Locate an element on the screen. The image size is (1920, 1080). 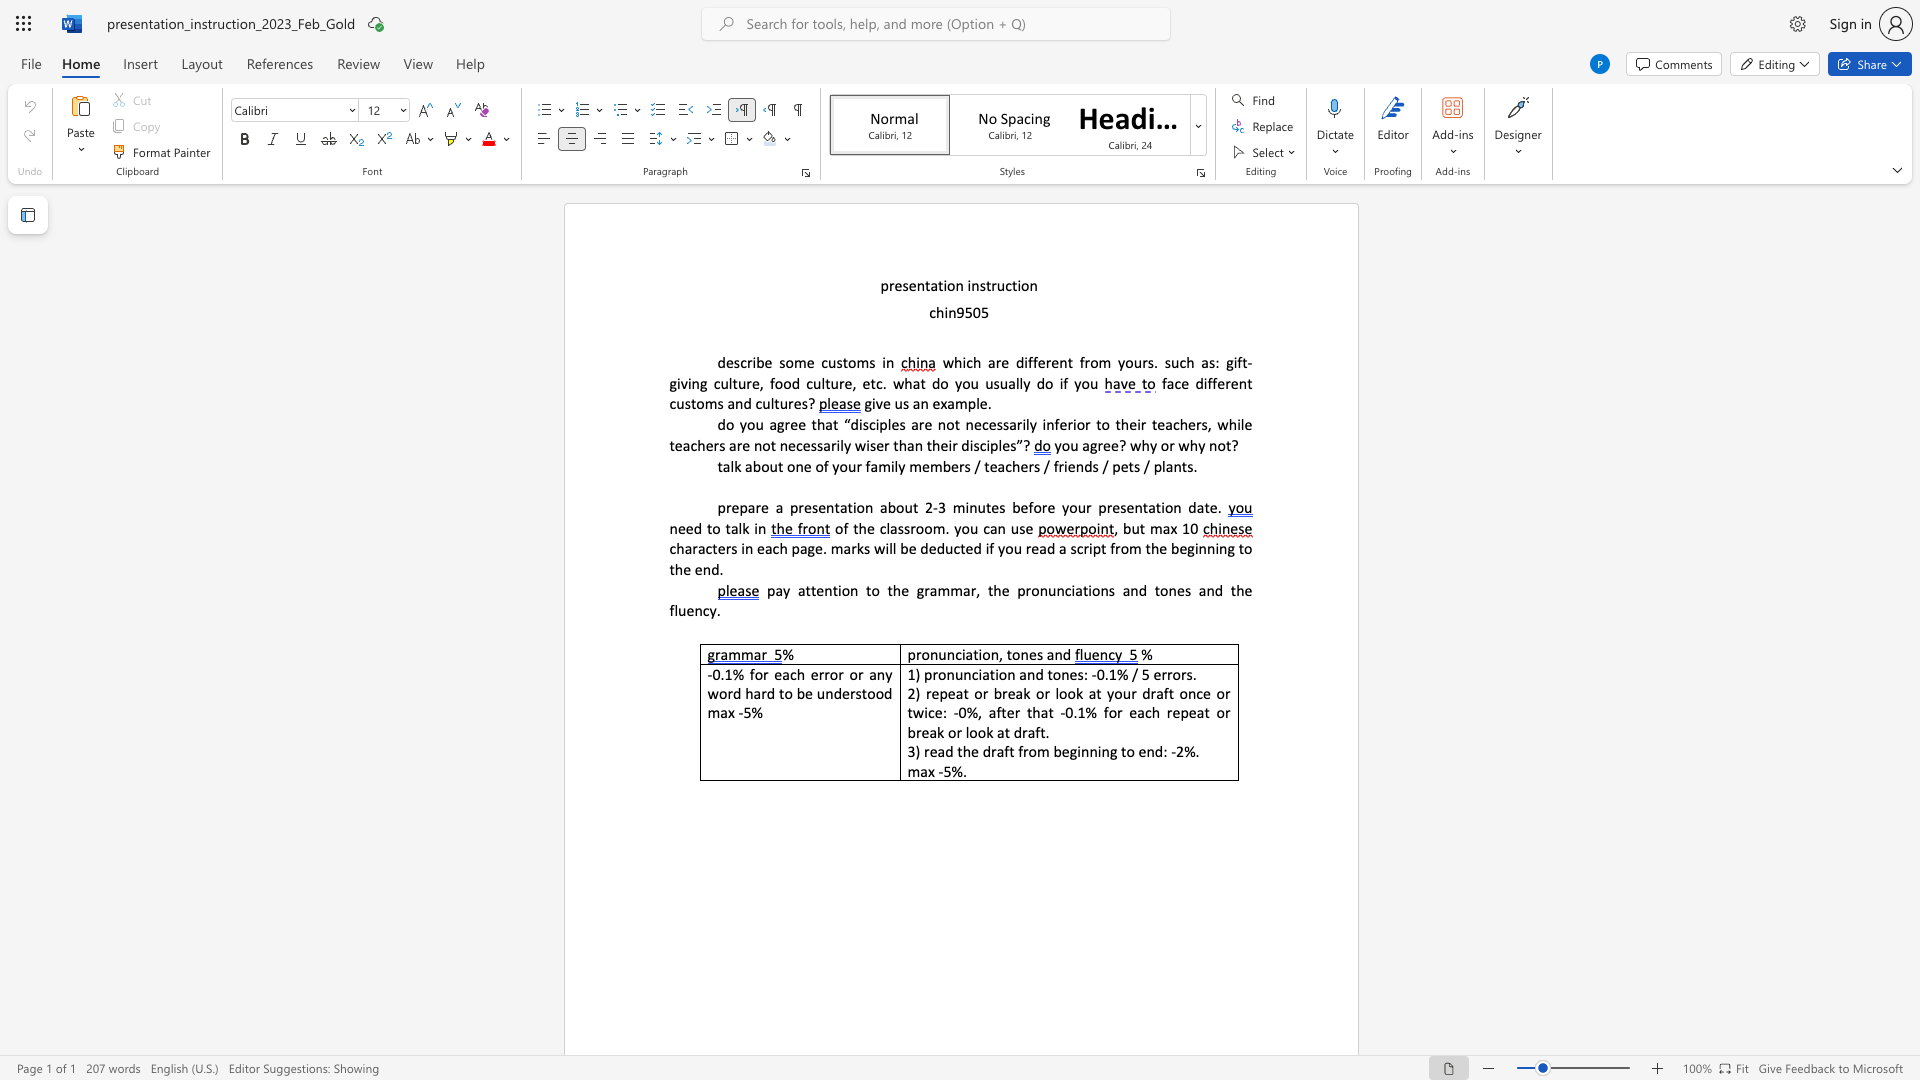
the subset text "/ plant" within the text "talk about one of your family members / teachers / friends / pets / plants." is located at coordinates (1143, 466).